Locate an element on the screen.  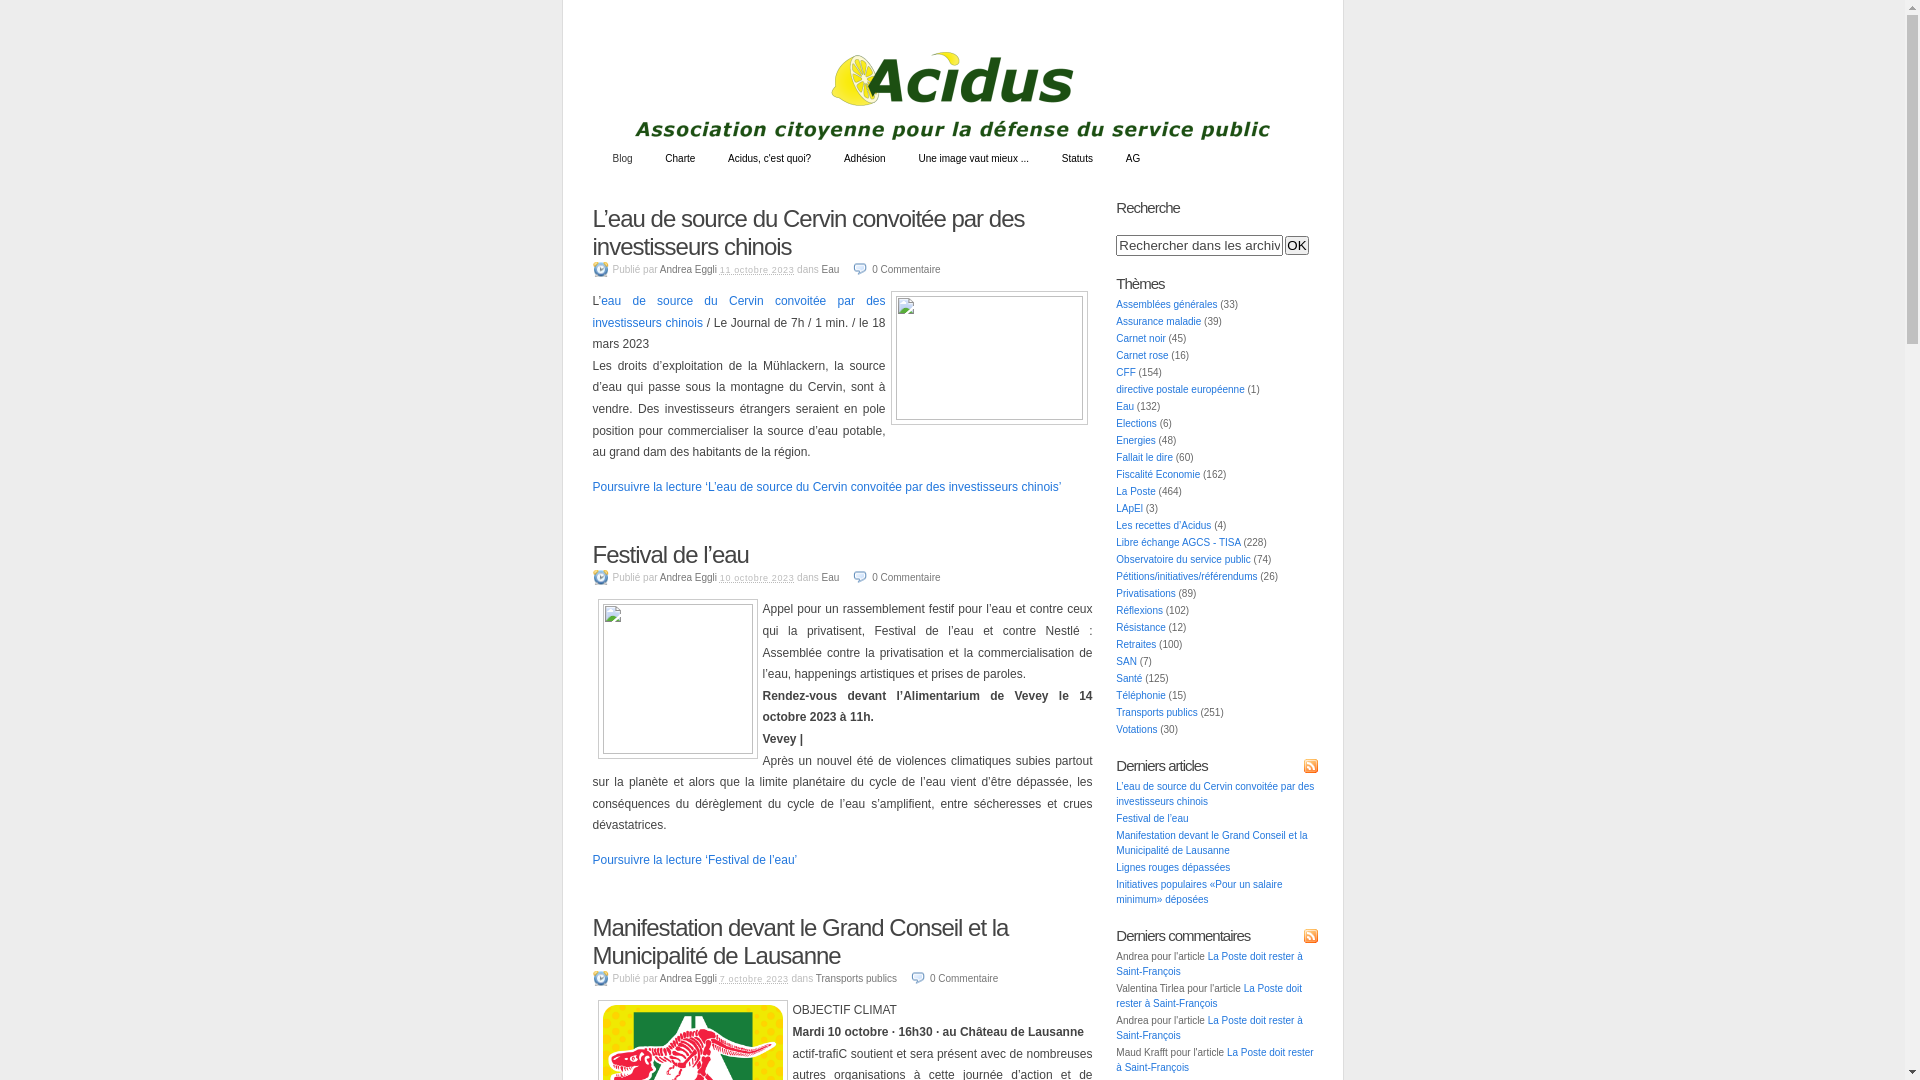
'Charte' is located at coordinates (649, 157).